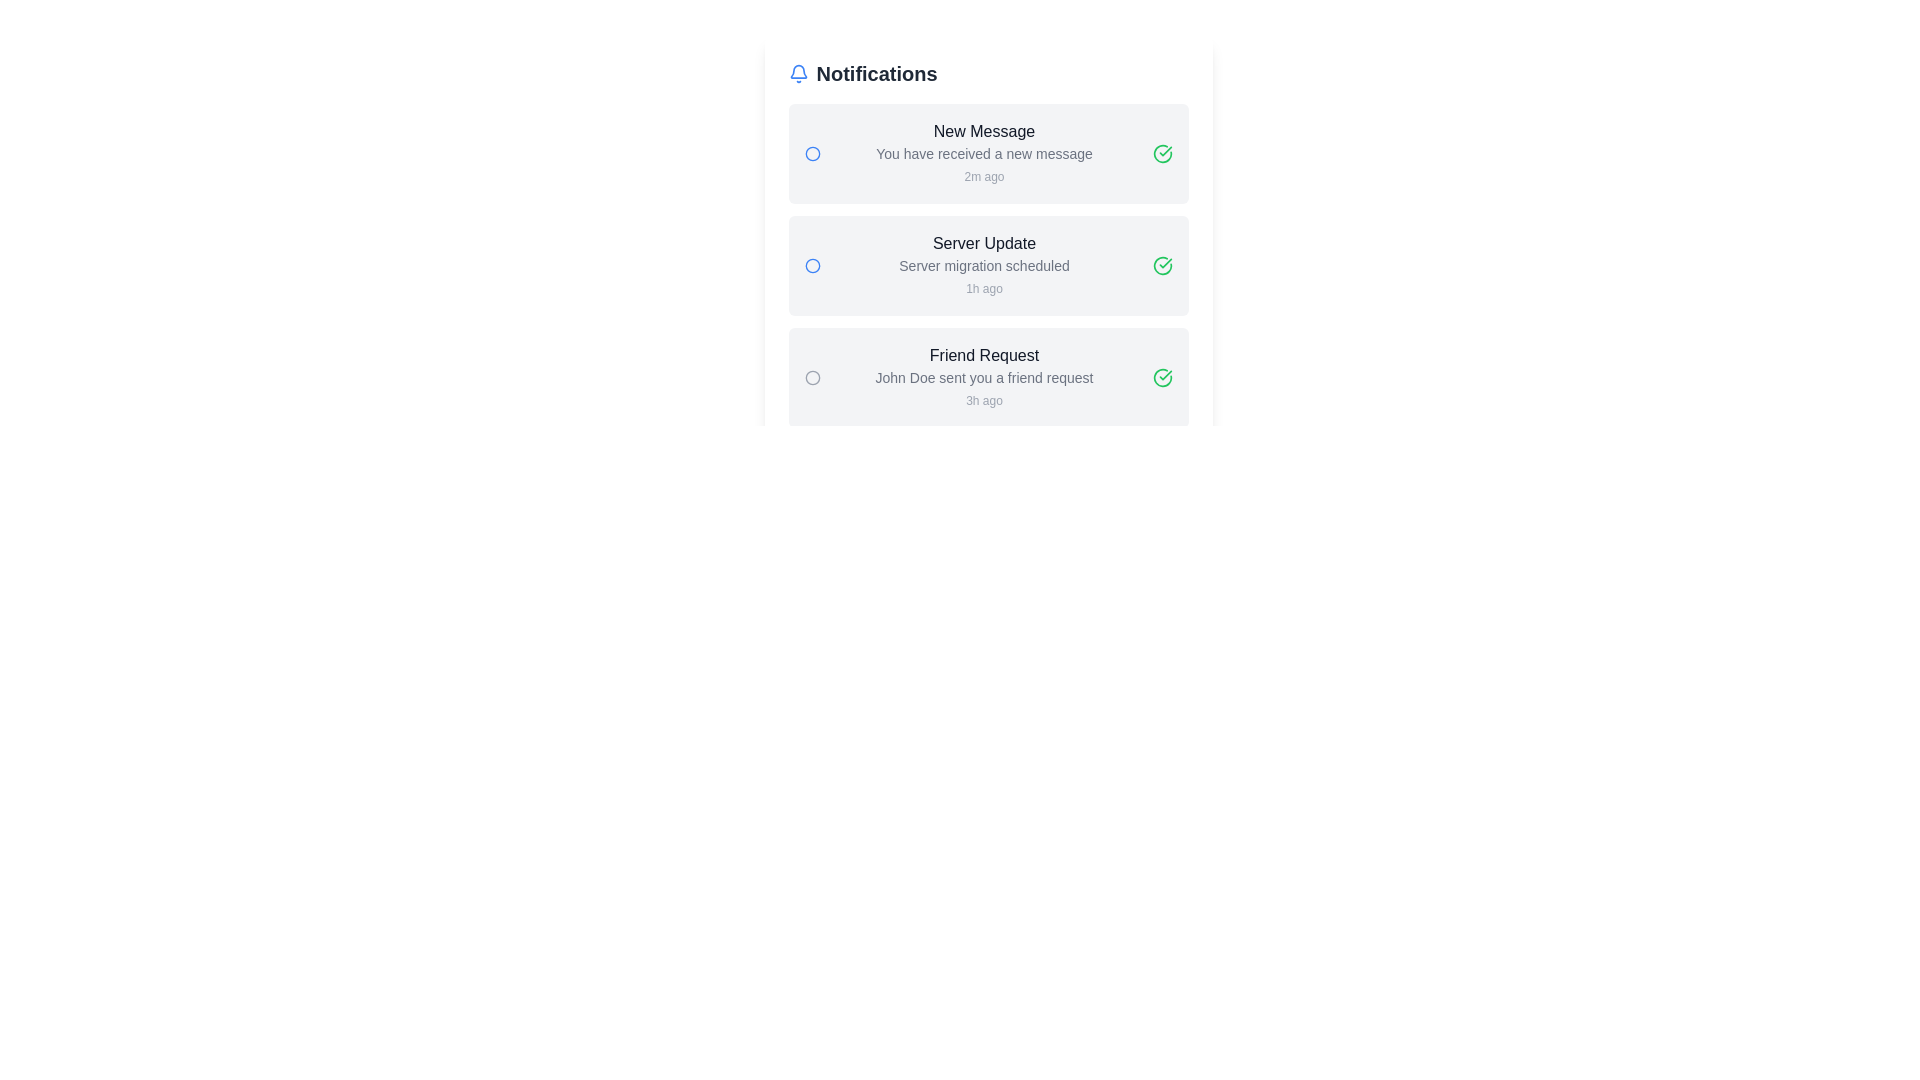 The image size is (1920, 1080). I want to click on the informational text label displaying the elapsed time since the notification was received, located at the bottom right of the 'New Message' notification card, so click(984, 176).